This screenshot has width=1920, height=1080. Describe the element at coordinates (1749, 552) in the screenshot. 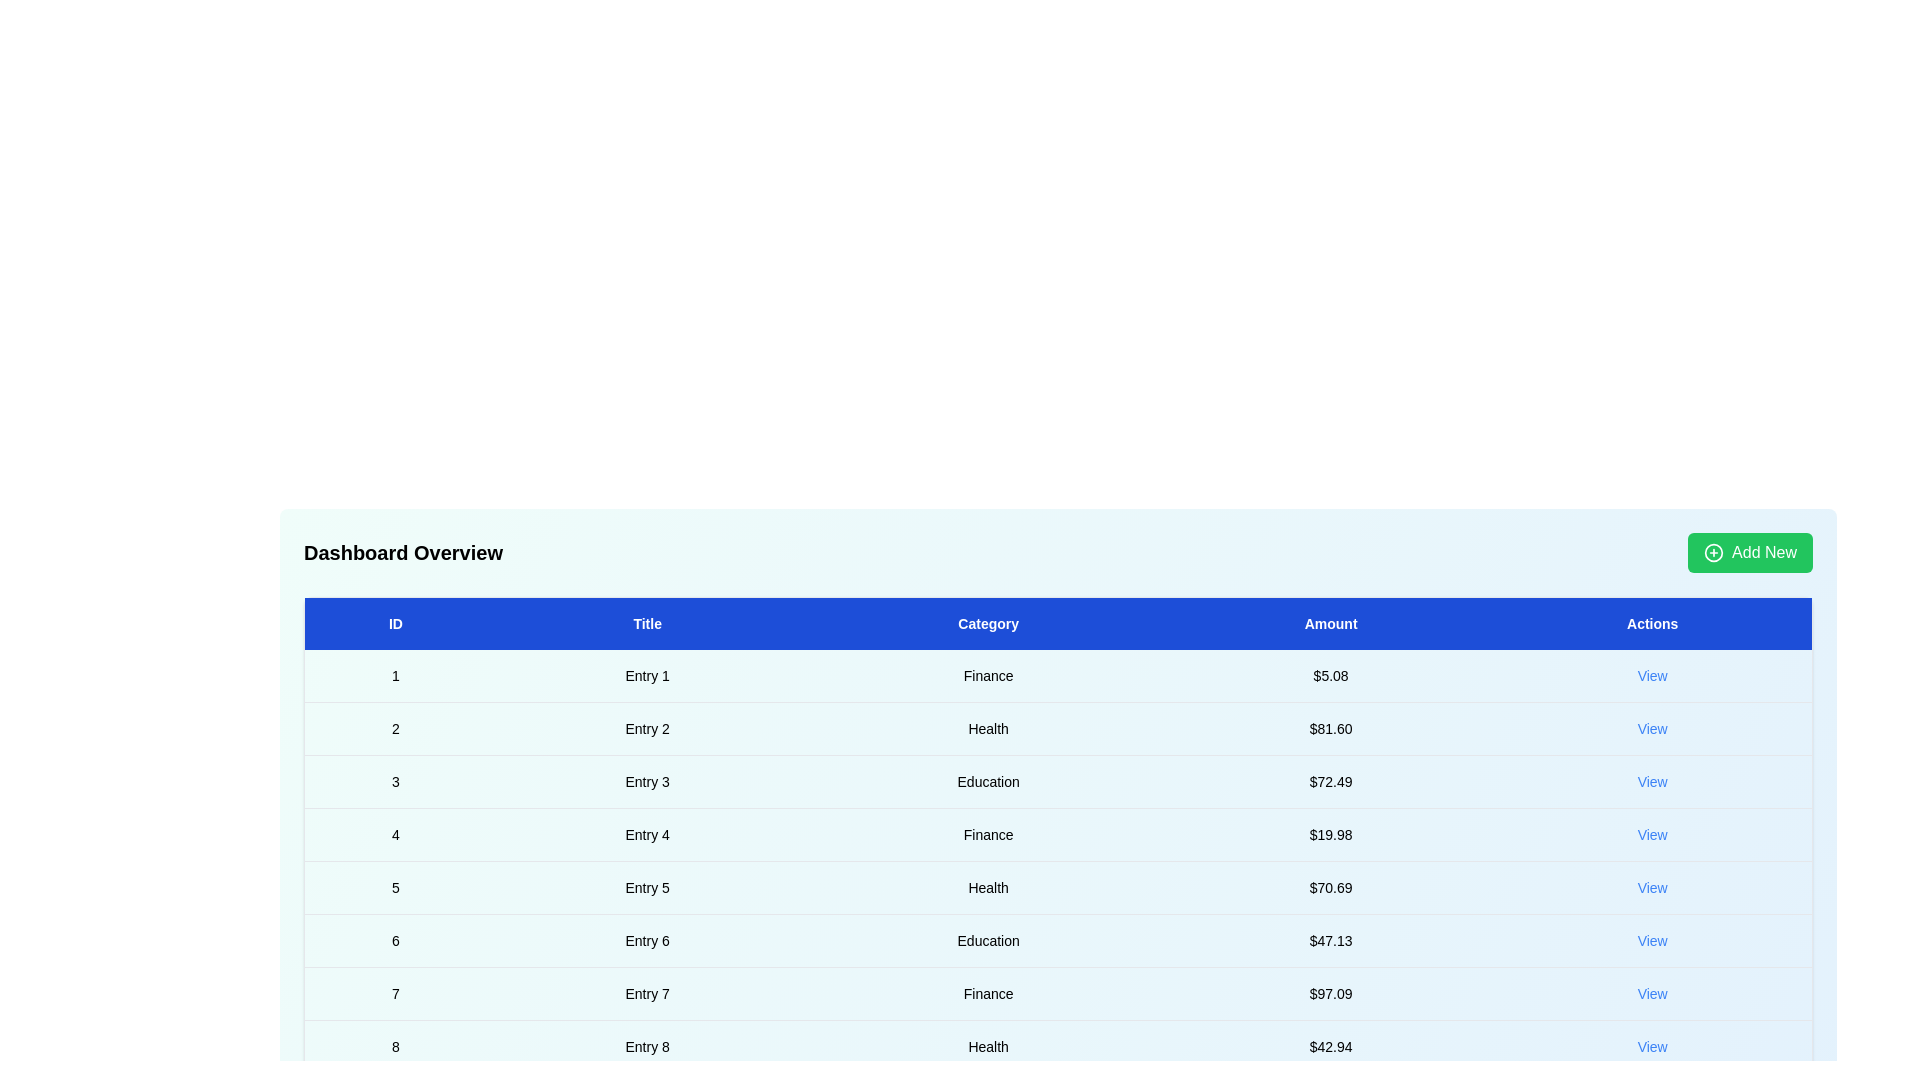

I see `the 'Add New' button to create a new entry` at that location.